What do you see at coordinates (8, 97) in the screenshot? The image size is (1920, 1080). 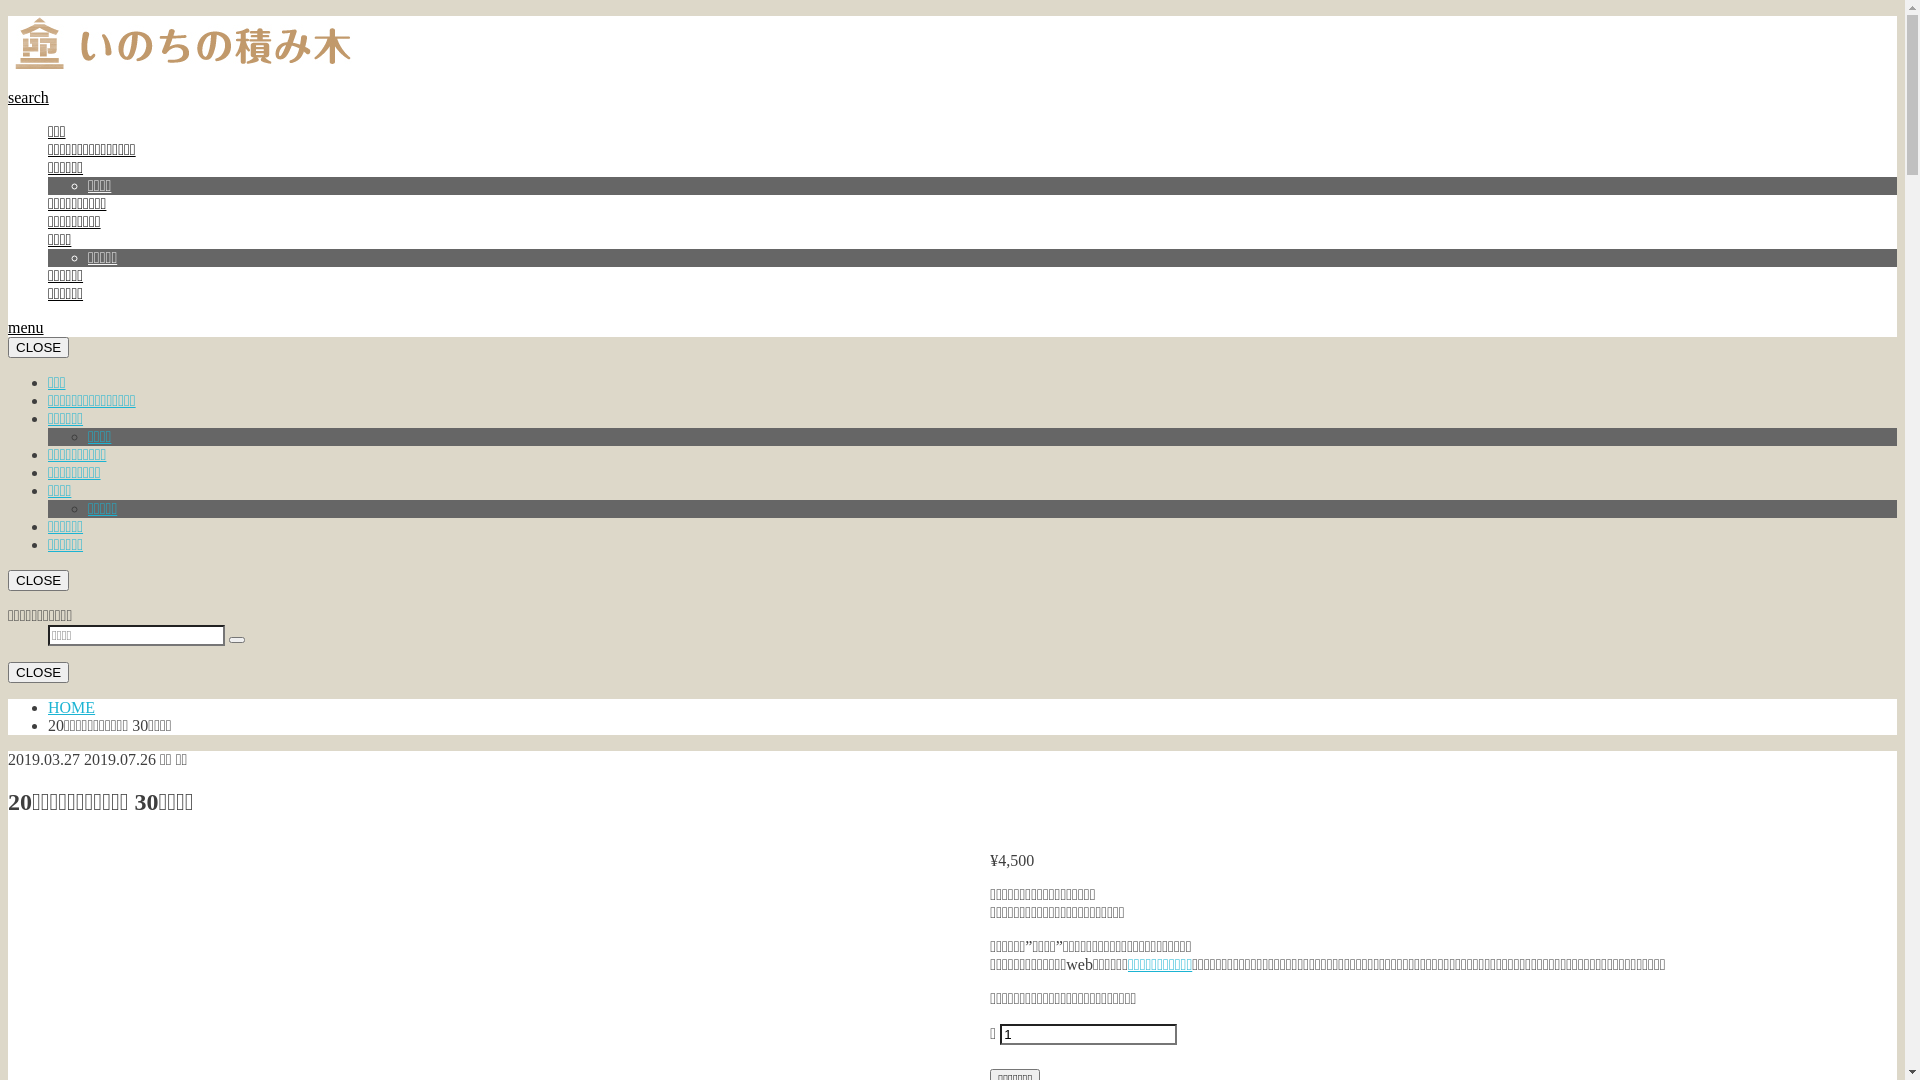 I see `'search'` at bounding box center [8, 97].